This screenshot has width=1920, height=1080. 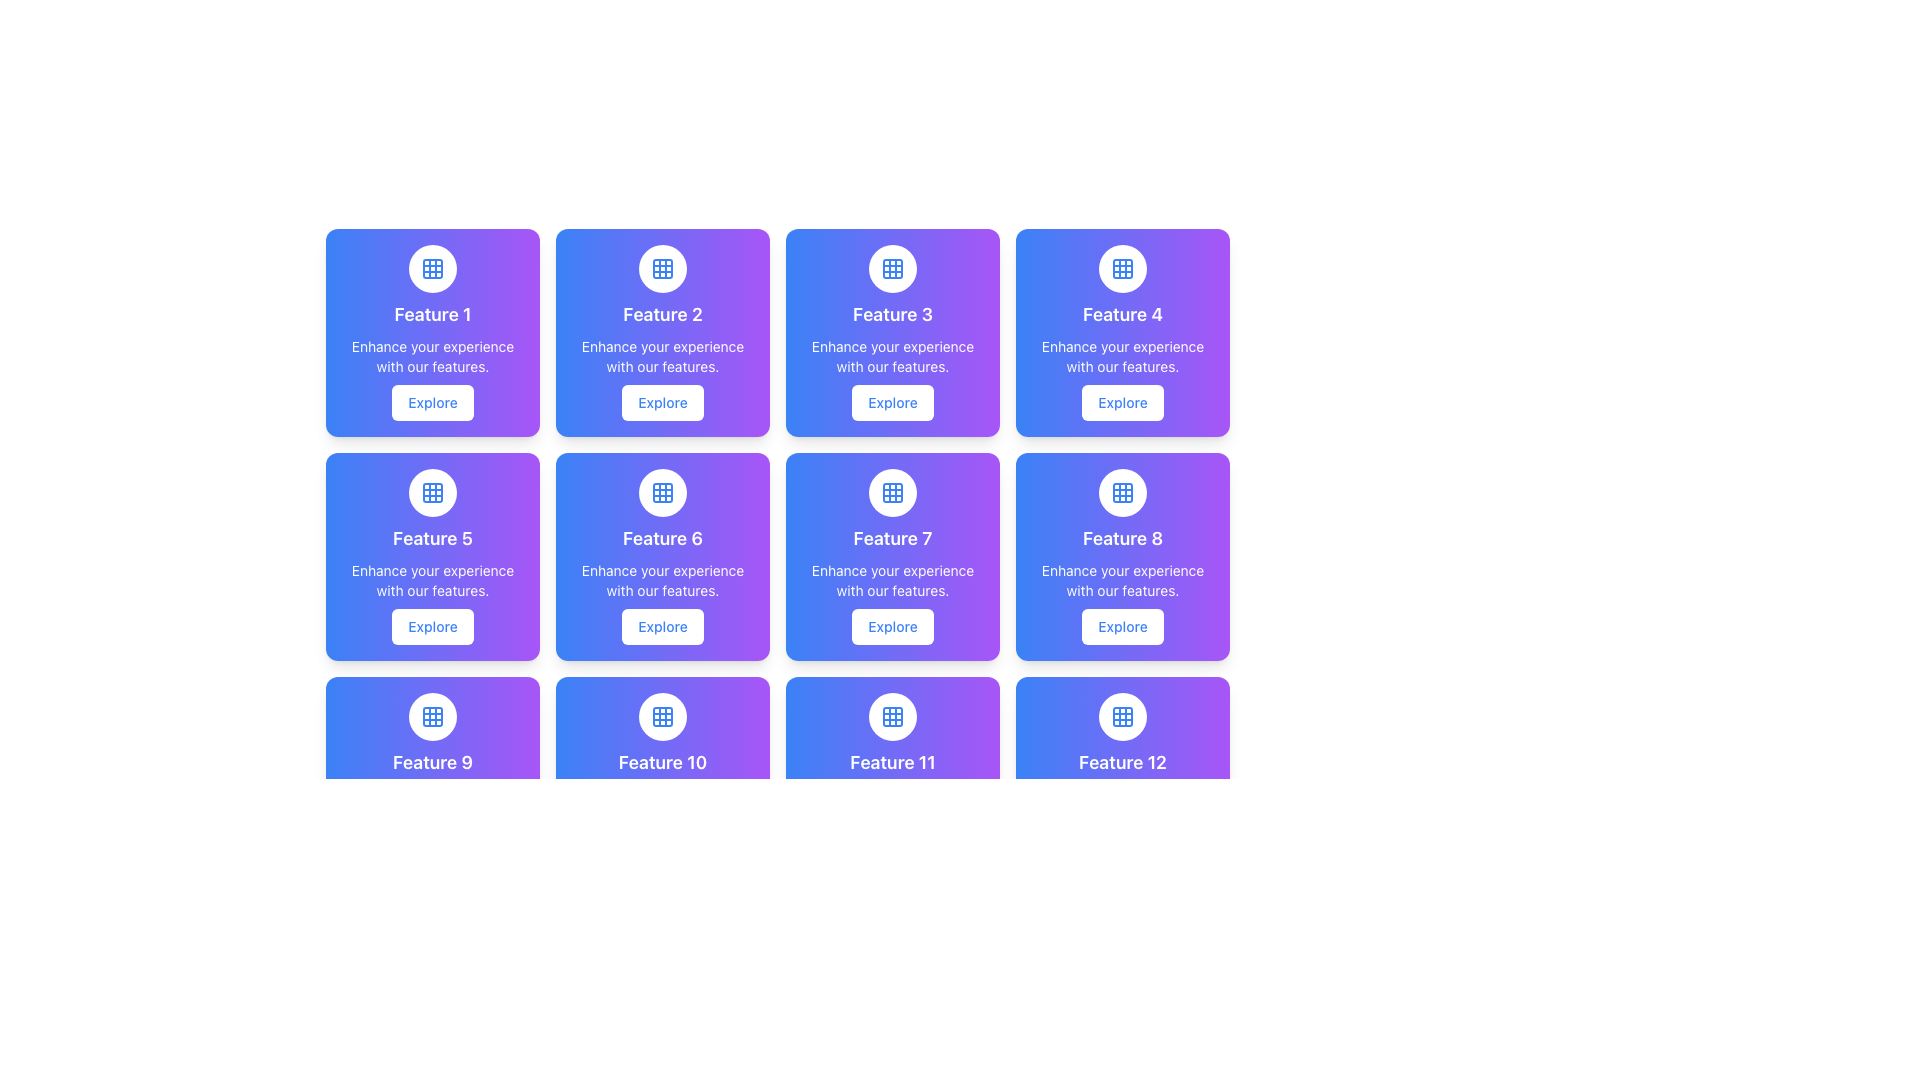 What do you see at coordinates (1123, 779) in the screenshot?
I see `the 'Explore' button inside the twelfth card located in the bottom right corner of the grid layout` at bounding box center [1123, 779].